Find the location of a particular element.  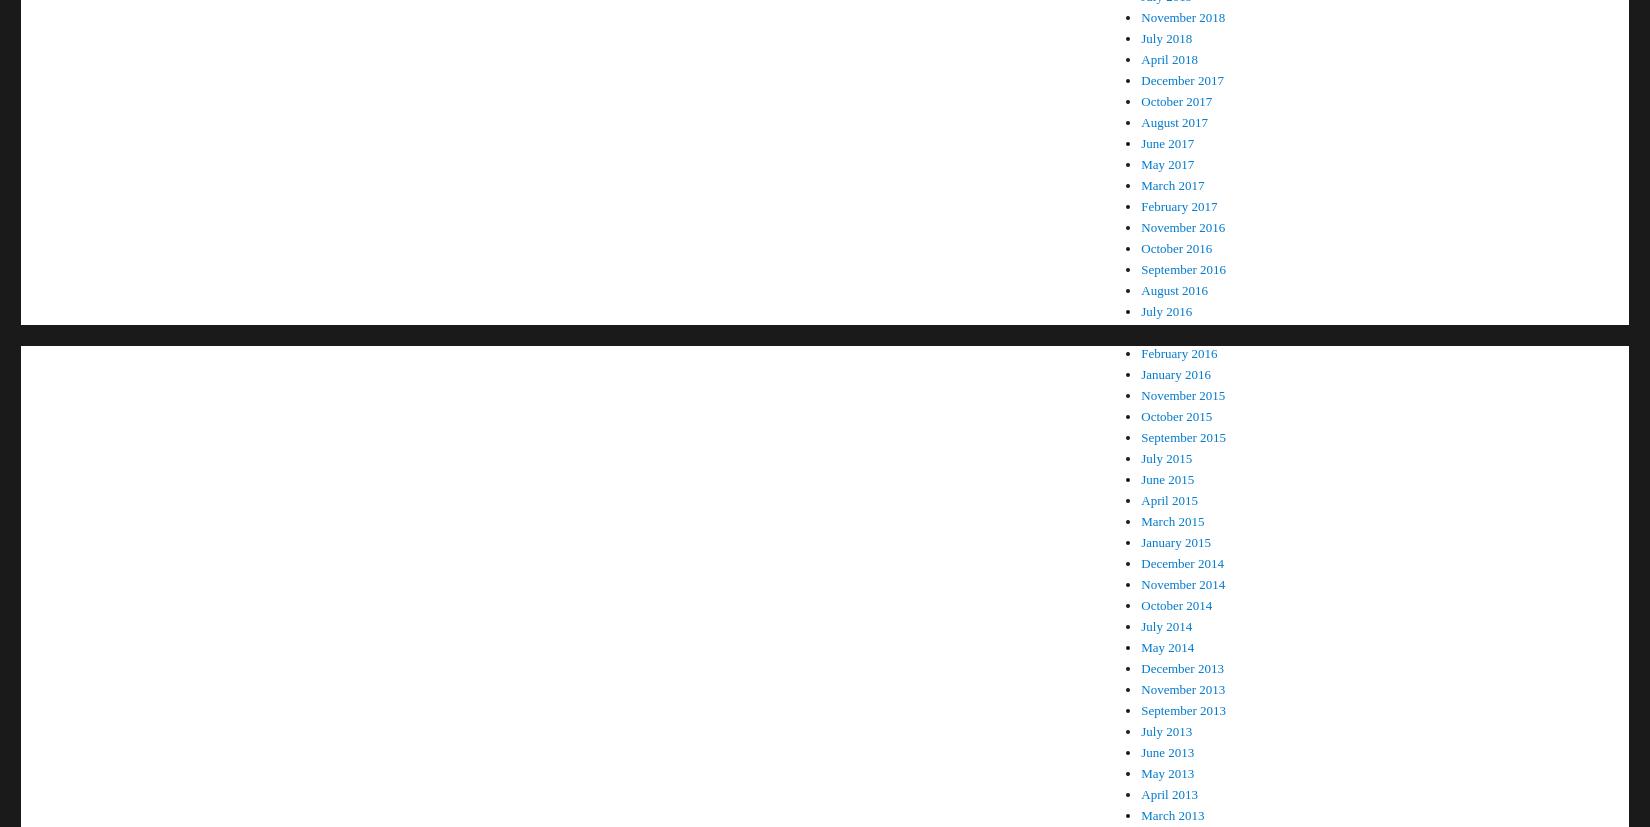

'October 2017' is located at coordinates (1176, 100).